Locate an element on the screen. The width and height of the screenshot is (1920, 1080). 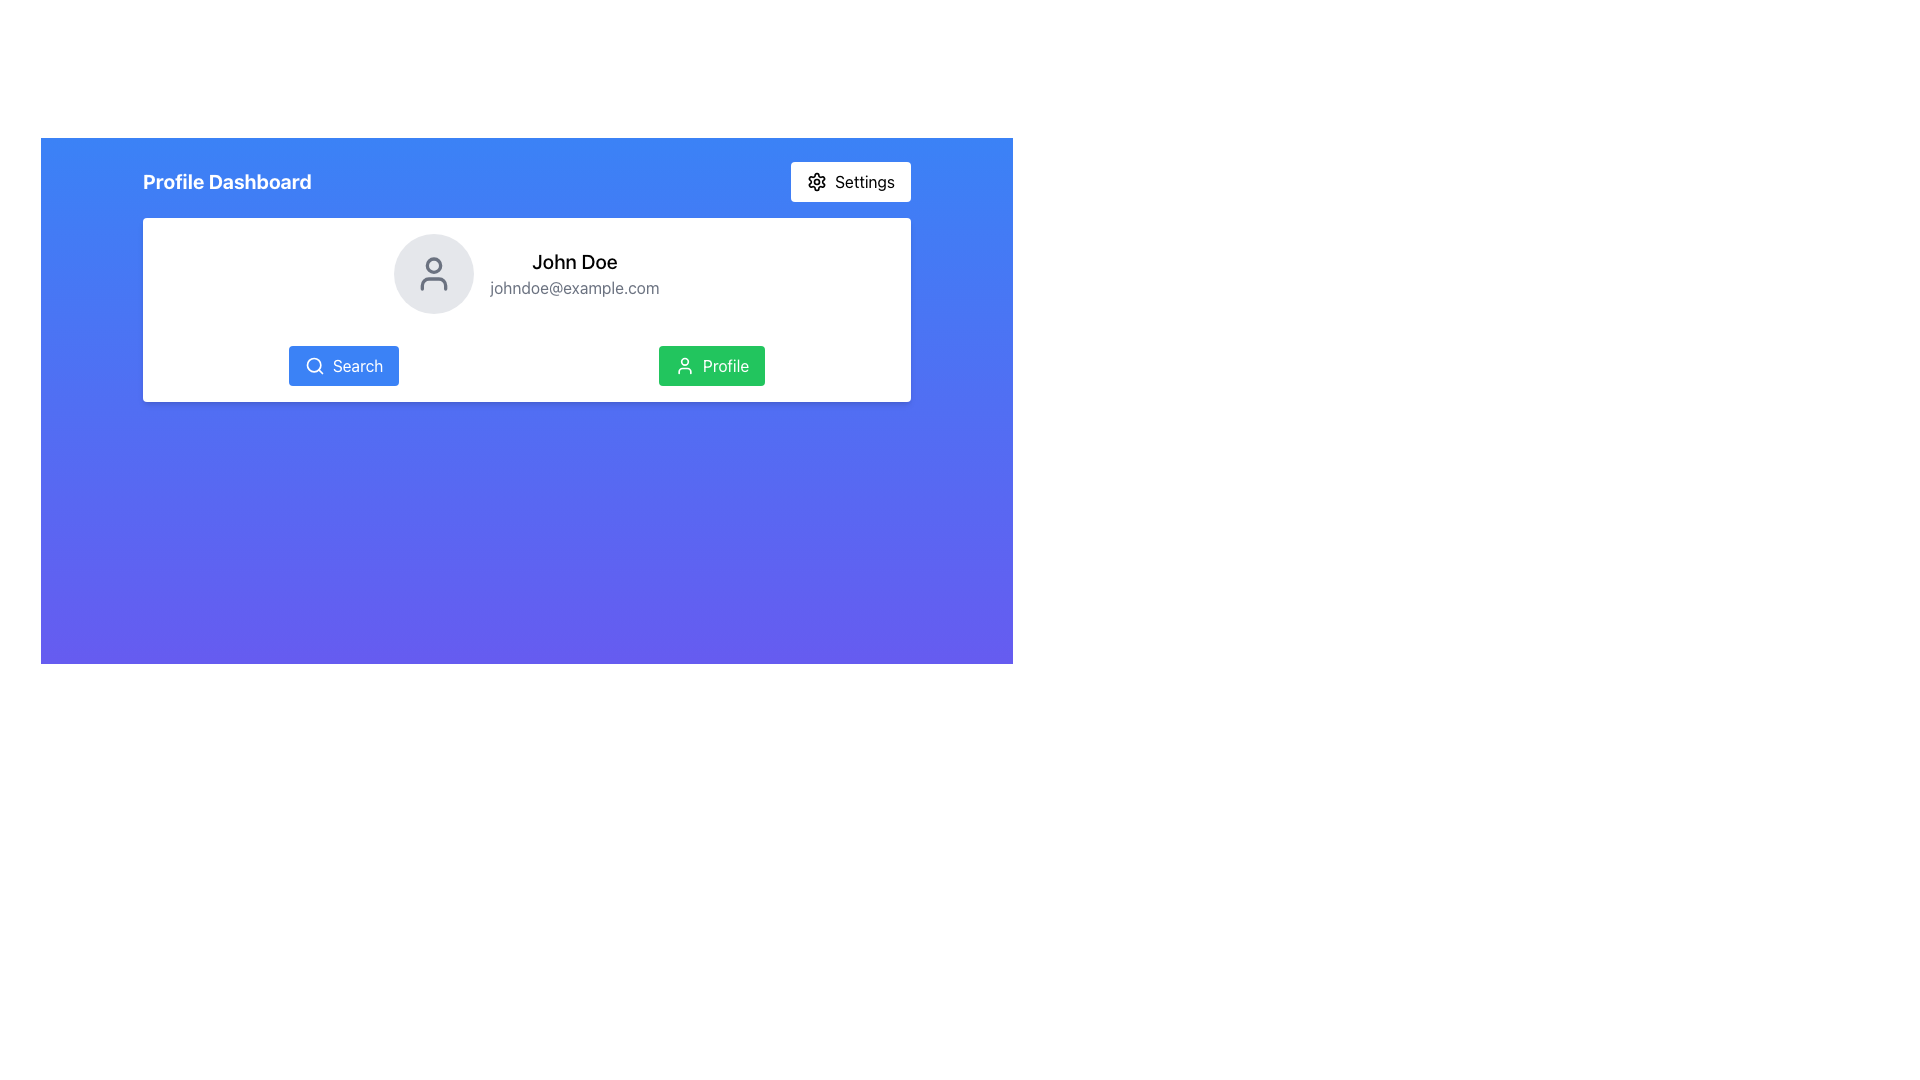
the User Profile Display Section that shows the avatar of a user along with the name 'John Doe' and email 'johndoe@example.com' is located at coordinates (527, 273).